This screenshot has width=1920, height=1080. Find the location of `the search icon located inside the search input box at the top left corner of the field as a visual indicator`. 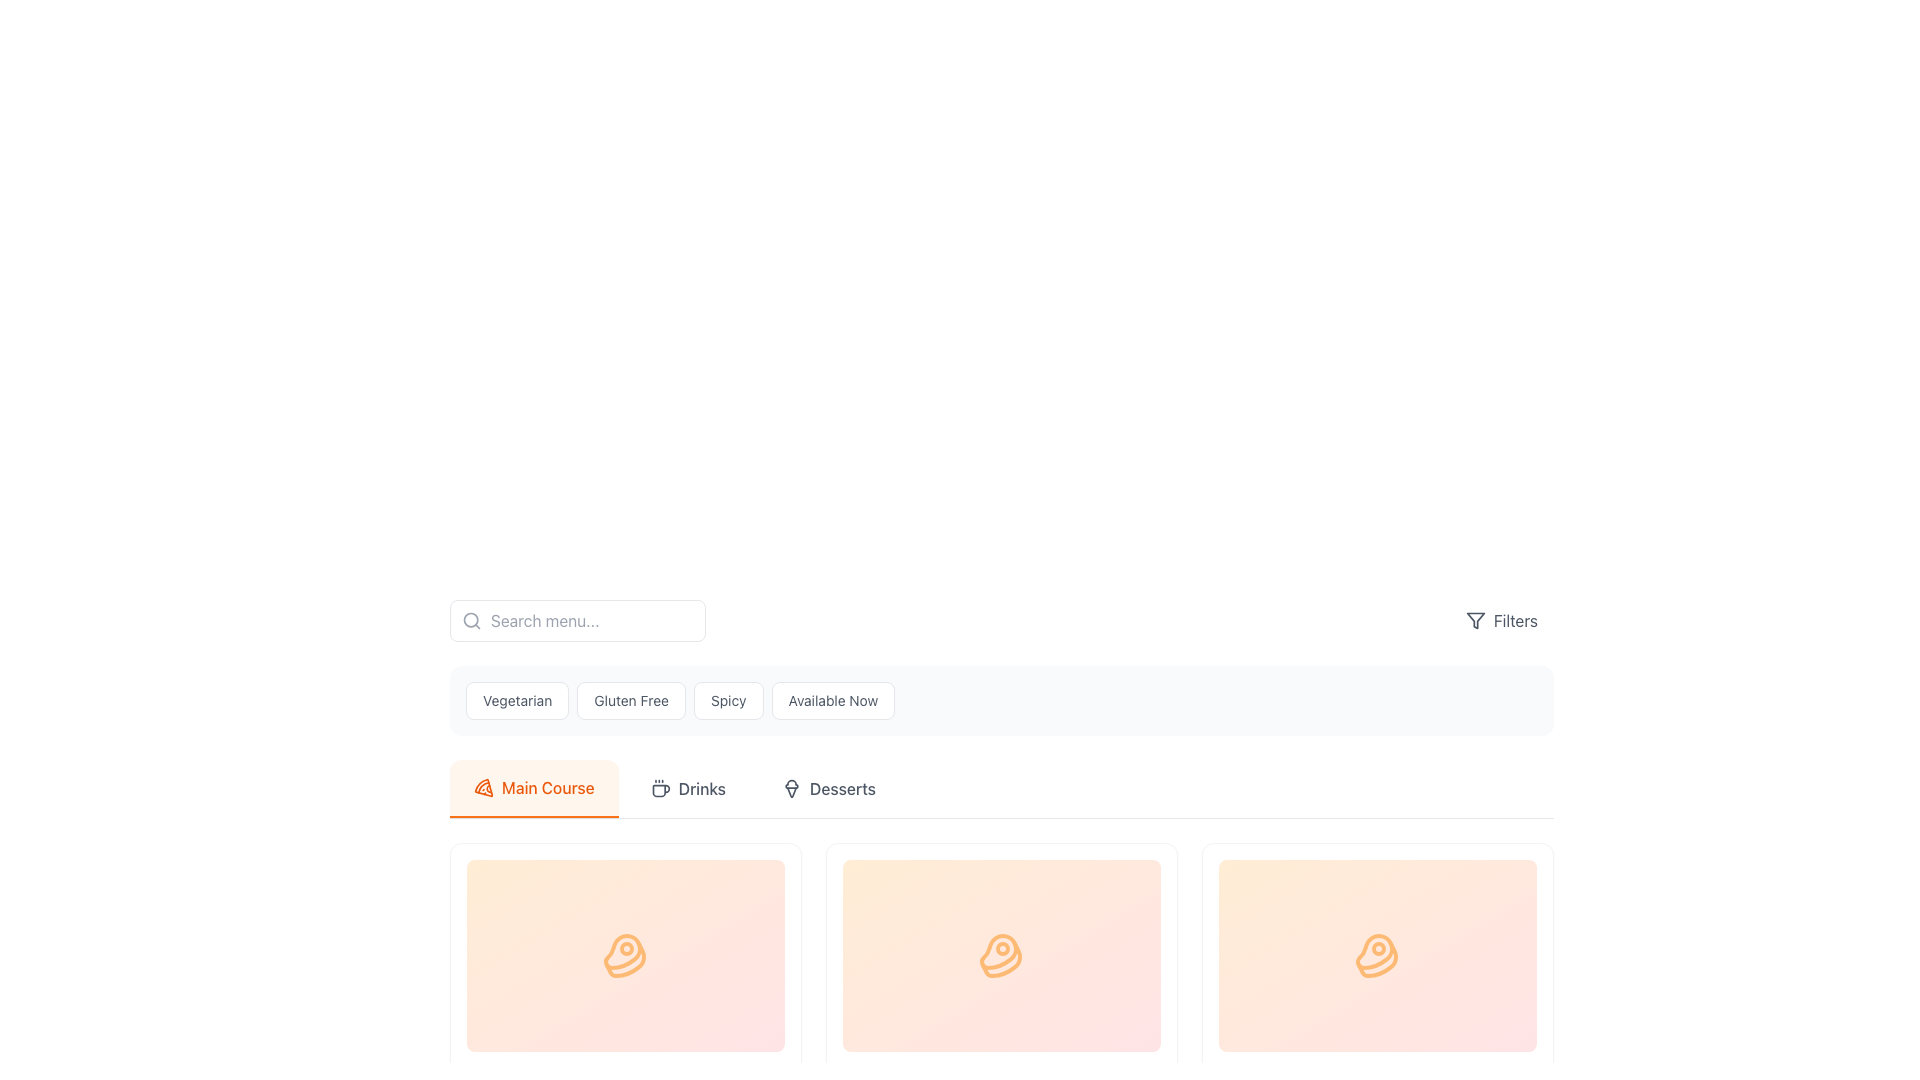

the search icon located inside the search input box at the top left corner of the field as a visual indicator is located at coordinates (470, 620).